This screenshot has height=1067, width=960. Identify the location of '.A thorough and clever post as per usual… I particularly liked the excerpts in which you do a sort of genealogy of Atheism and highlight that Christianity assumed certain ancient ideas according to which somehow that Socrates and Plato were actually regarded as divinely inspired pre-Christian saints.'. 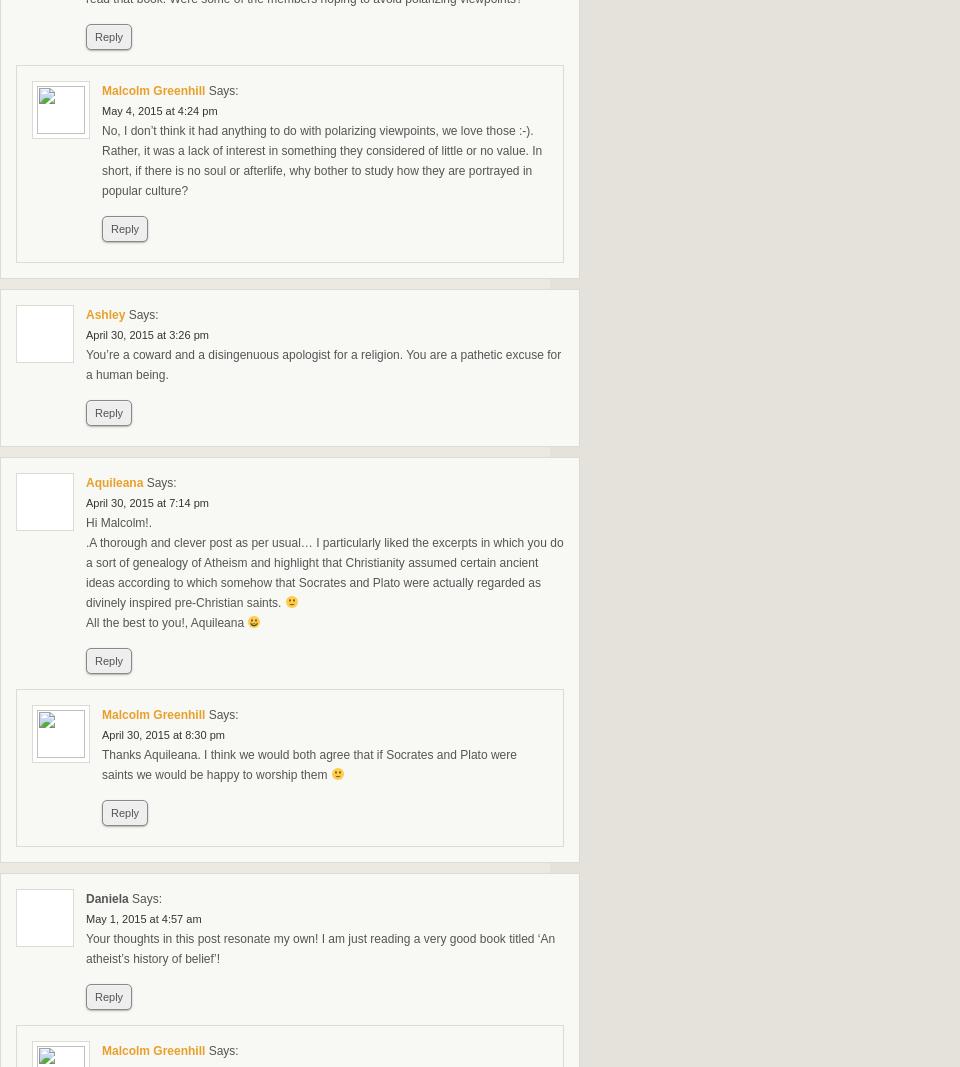
(324, 572).